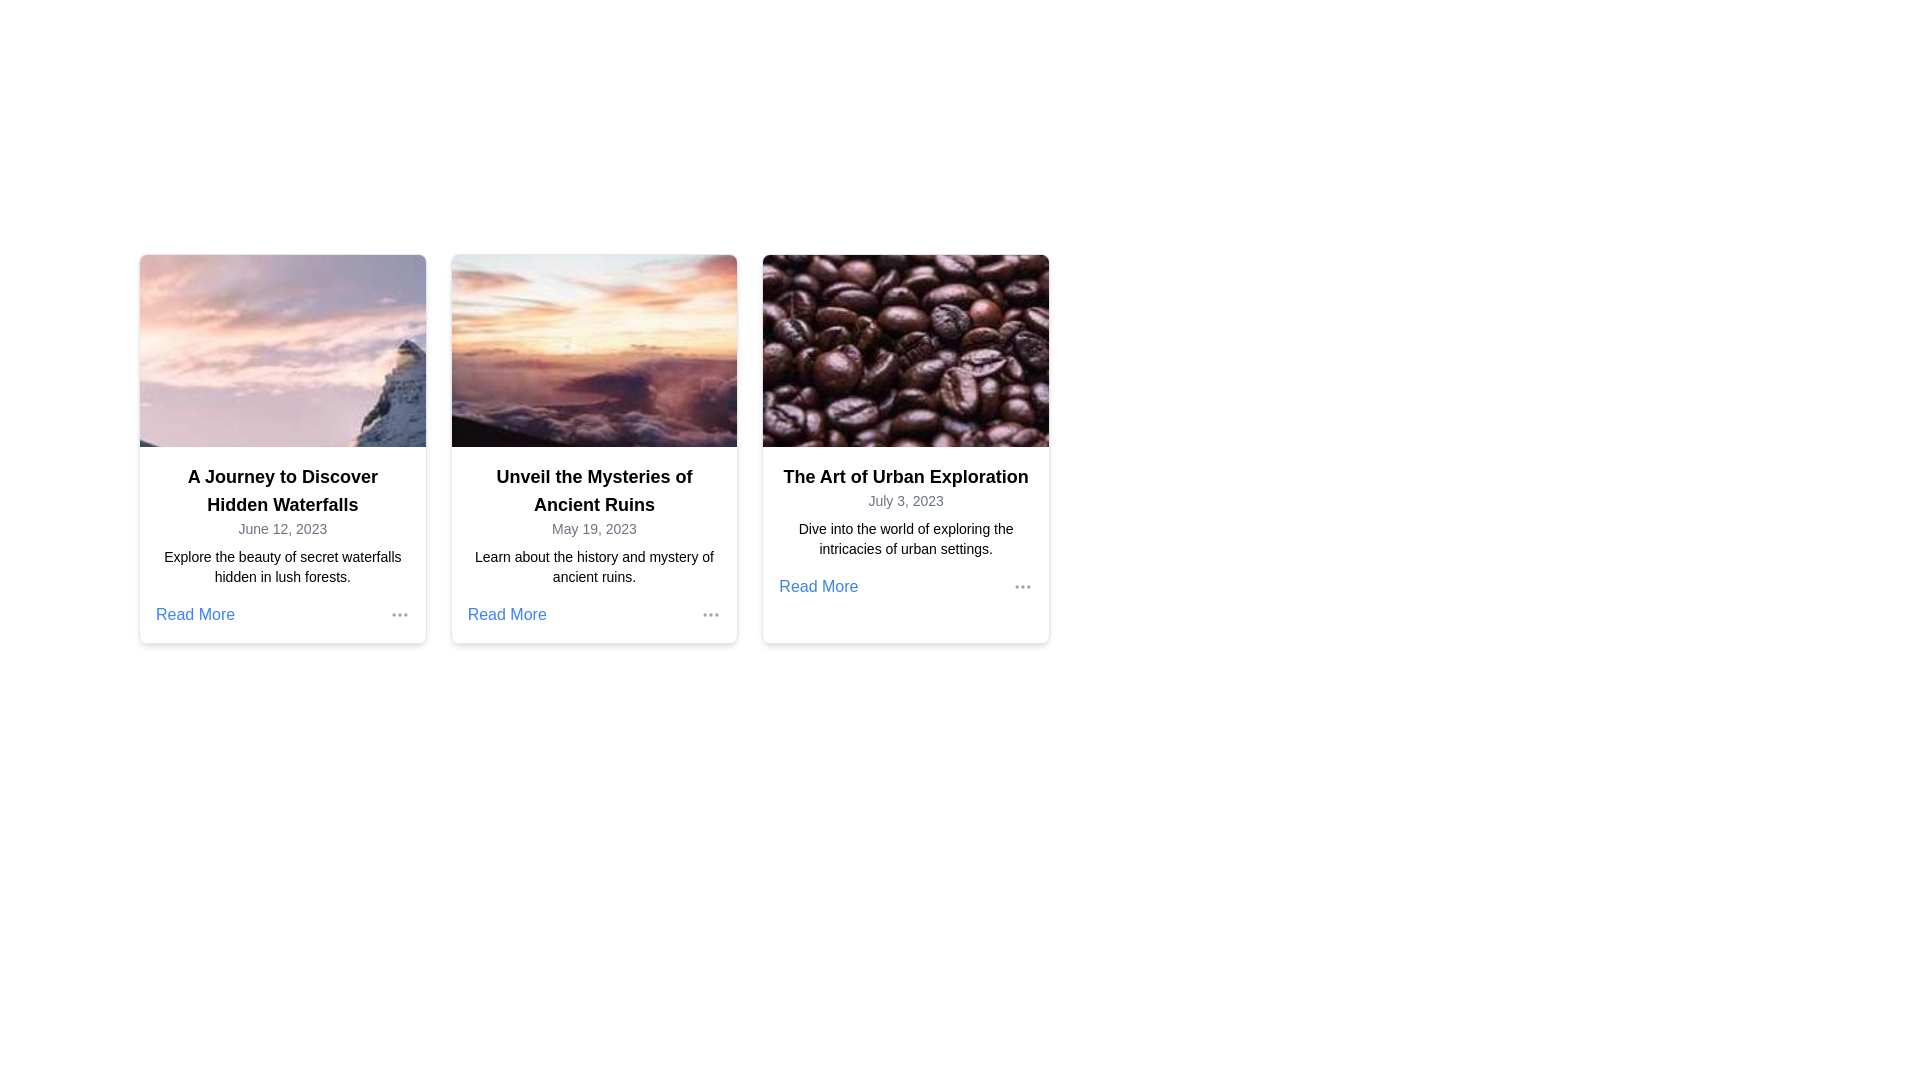  What do you see at coordinates (1022, 585) in the screenshot?
I see `the Ellipsis menu icon located in the bottom-right corner of the 'The Art of Urban Exploration' card` at bounding box center [1022, 585].